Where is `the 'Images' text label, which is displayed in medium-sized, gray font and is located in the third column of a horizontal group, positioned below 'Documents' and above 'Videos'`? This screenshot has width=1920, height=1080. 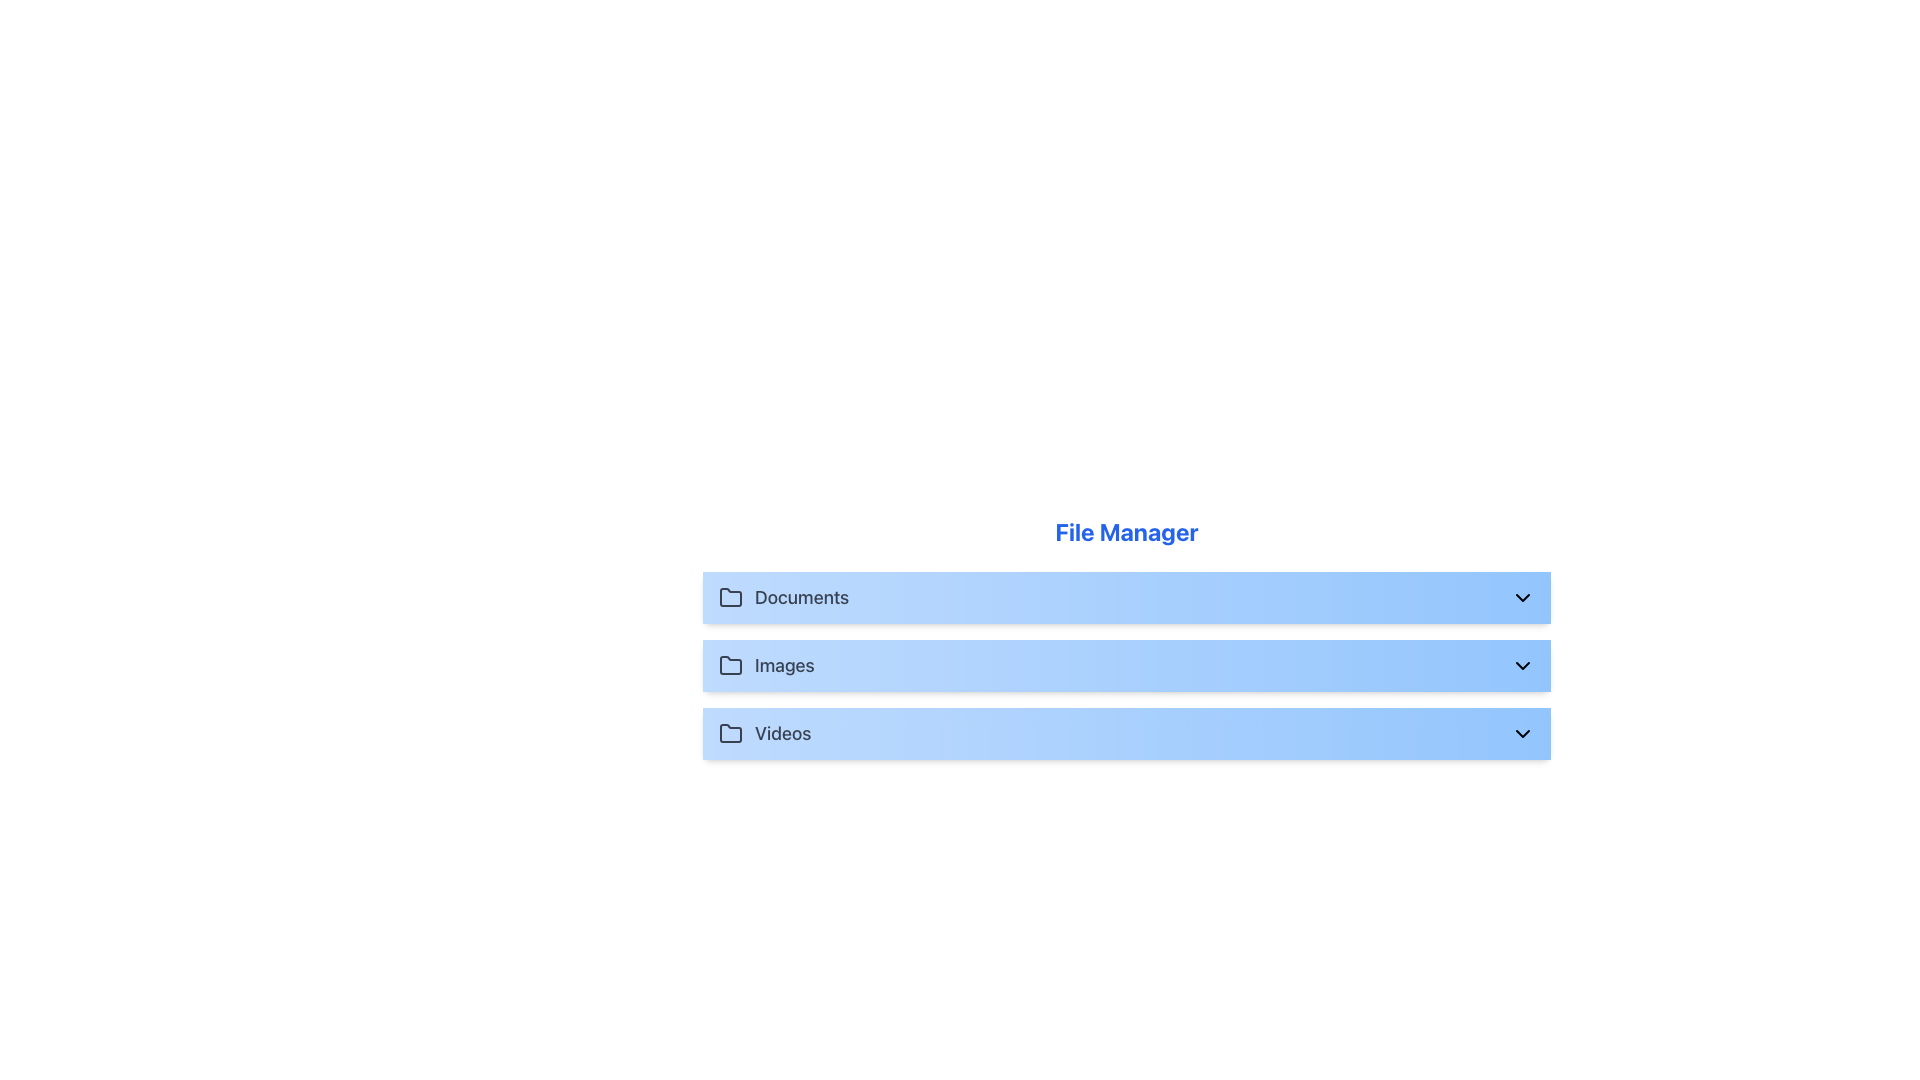 the 'Images' text label, which is displayed in medium-sized, gray font and is located in the third column of a horizontal group, positioned below 'Documents' and above 'Videos' is located at coordinates (783, 666).